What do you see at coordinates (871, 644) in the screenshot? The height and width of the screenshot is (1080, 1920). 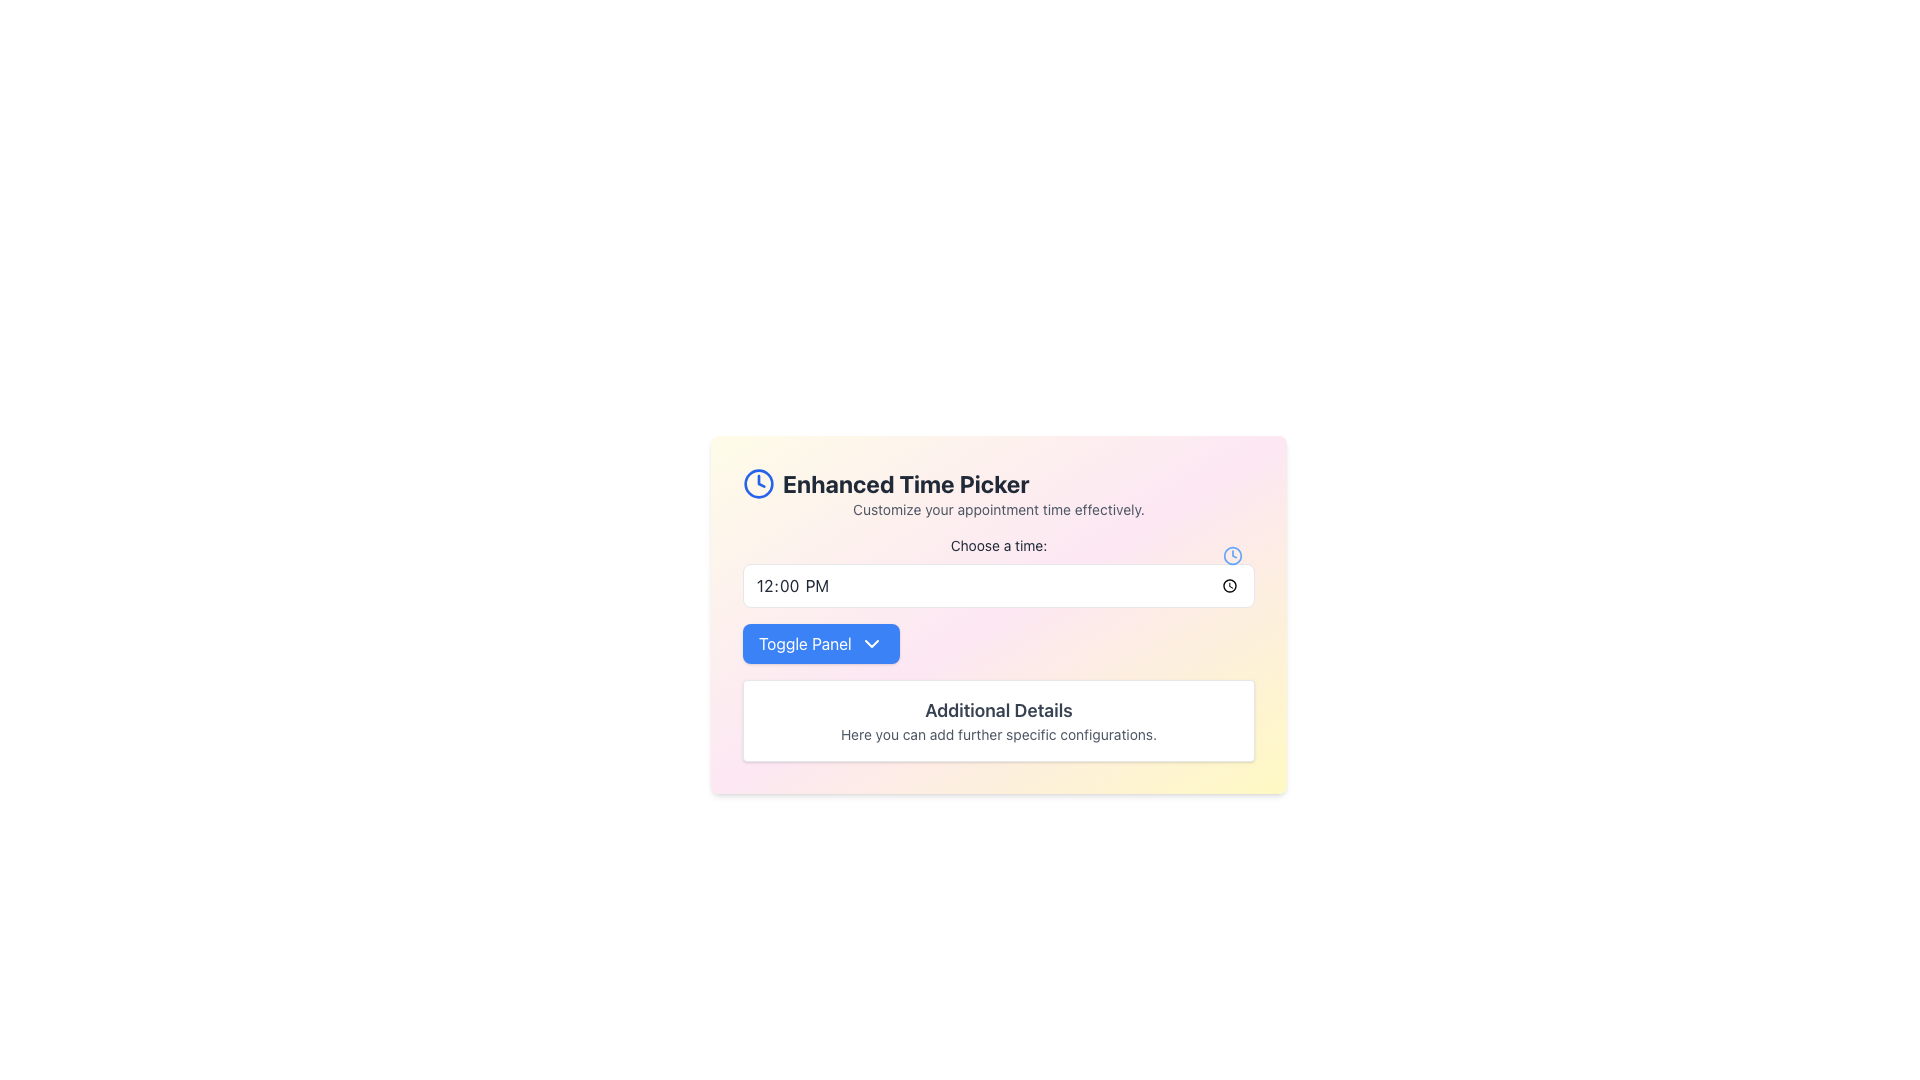 I see `the downward-pointing chevron icon located at the right end of the 'Toggle Panel' button` at bounding box center [871, 644].